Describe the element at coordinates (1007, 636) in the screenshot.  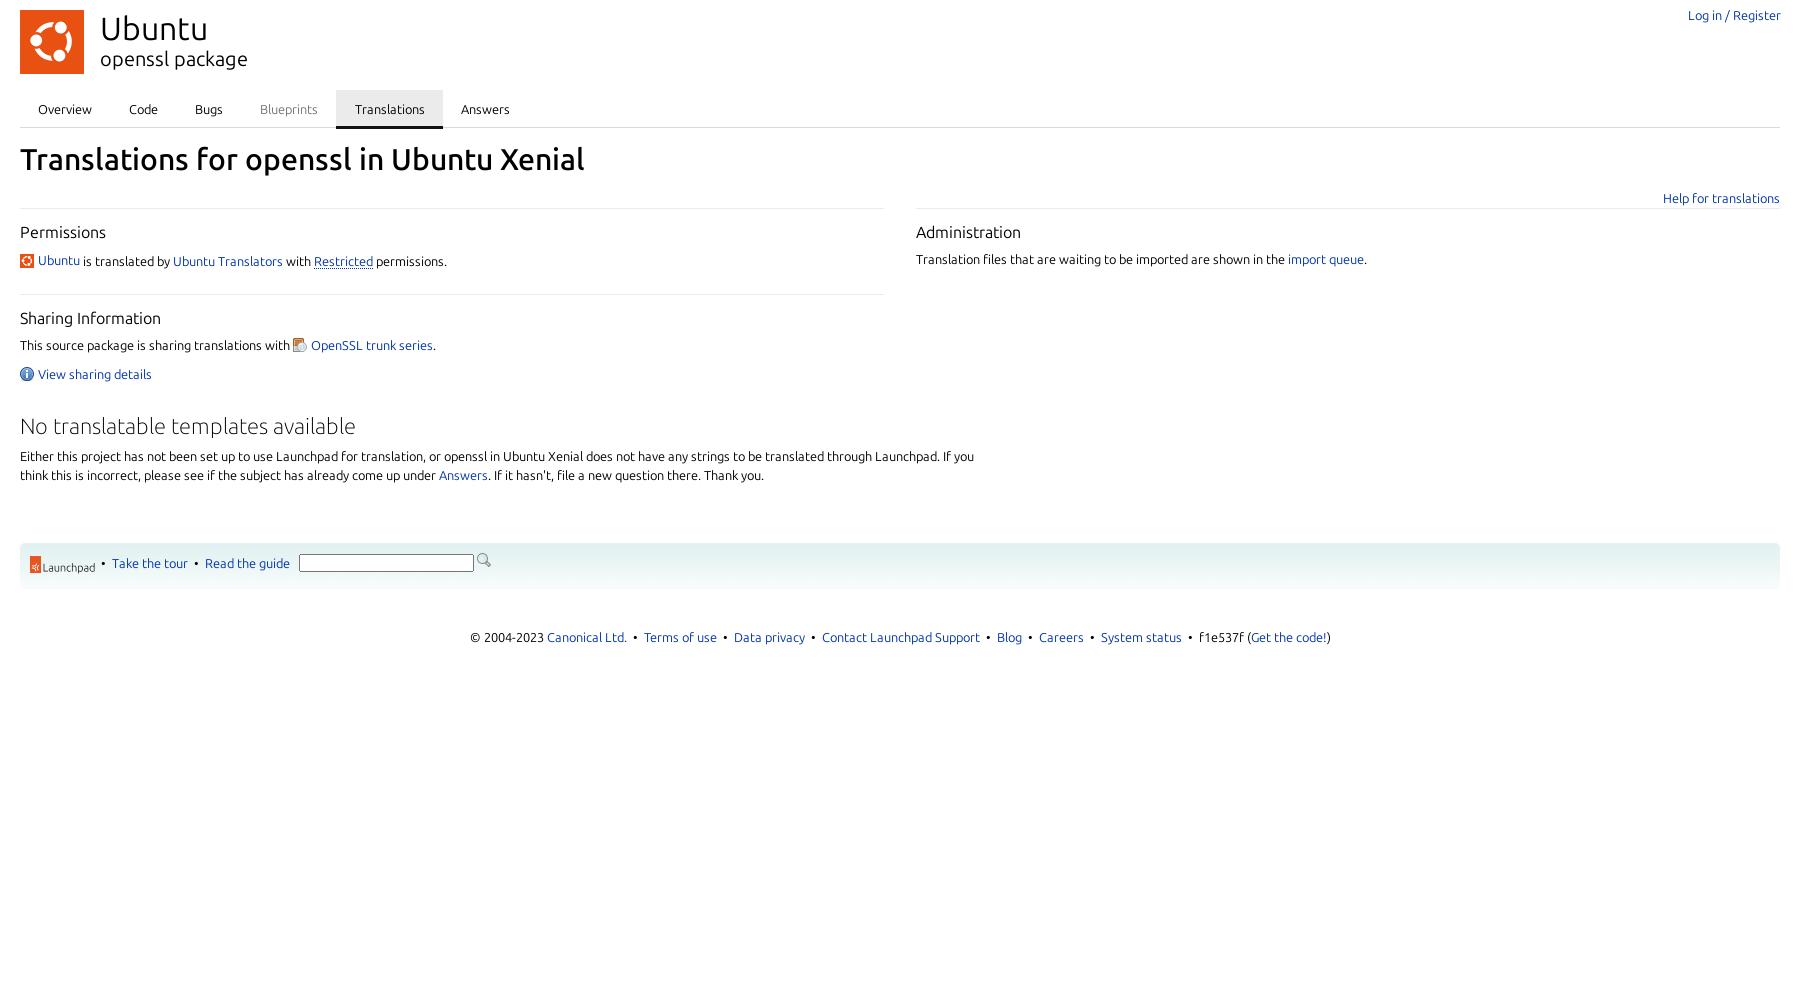
I see `'Blog'` at that location.